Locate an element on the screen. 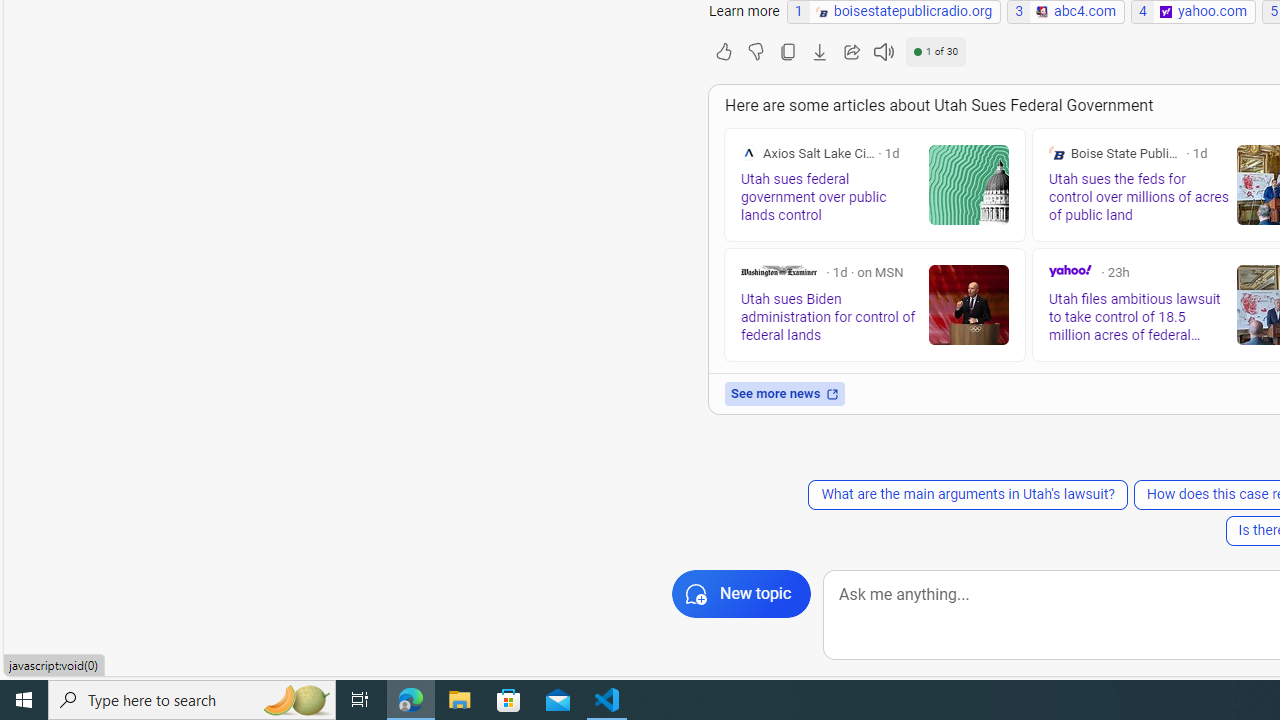  'What are the main arguments in Utah' is located at coordinates (967, 495).